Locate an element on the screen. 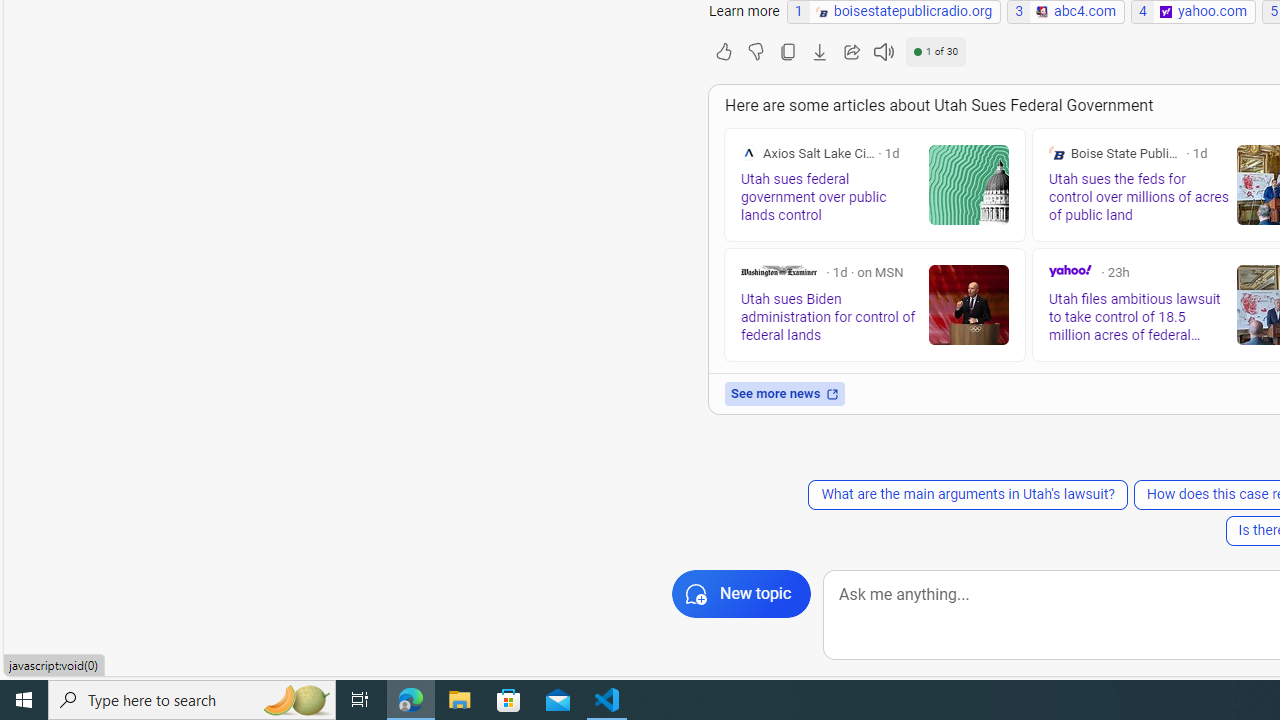  'What are the main arguments in Utah' is located at coordinates (967, 495).